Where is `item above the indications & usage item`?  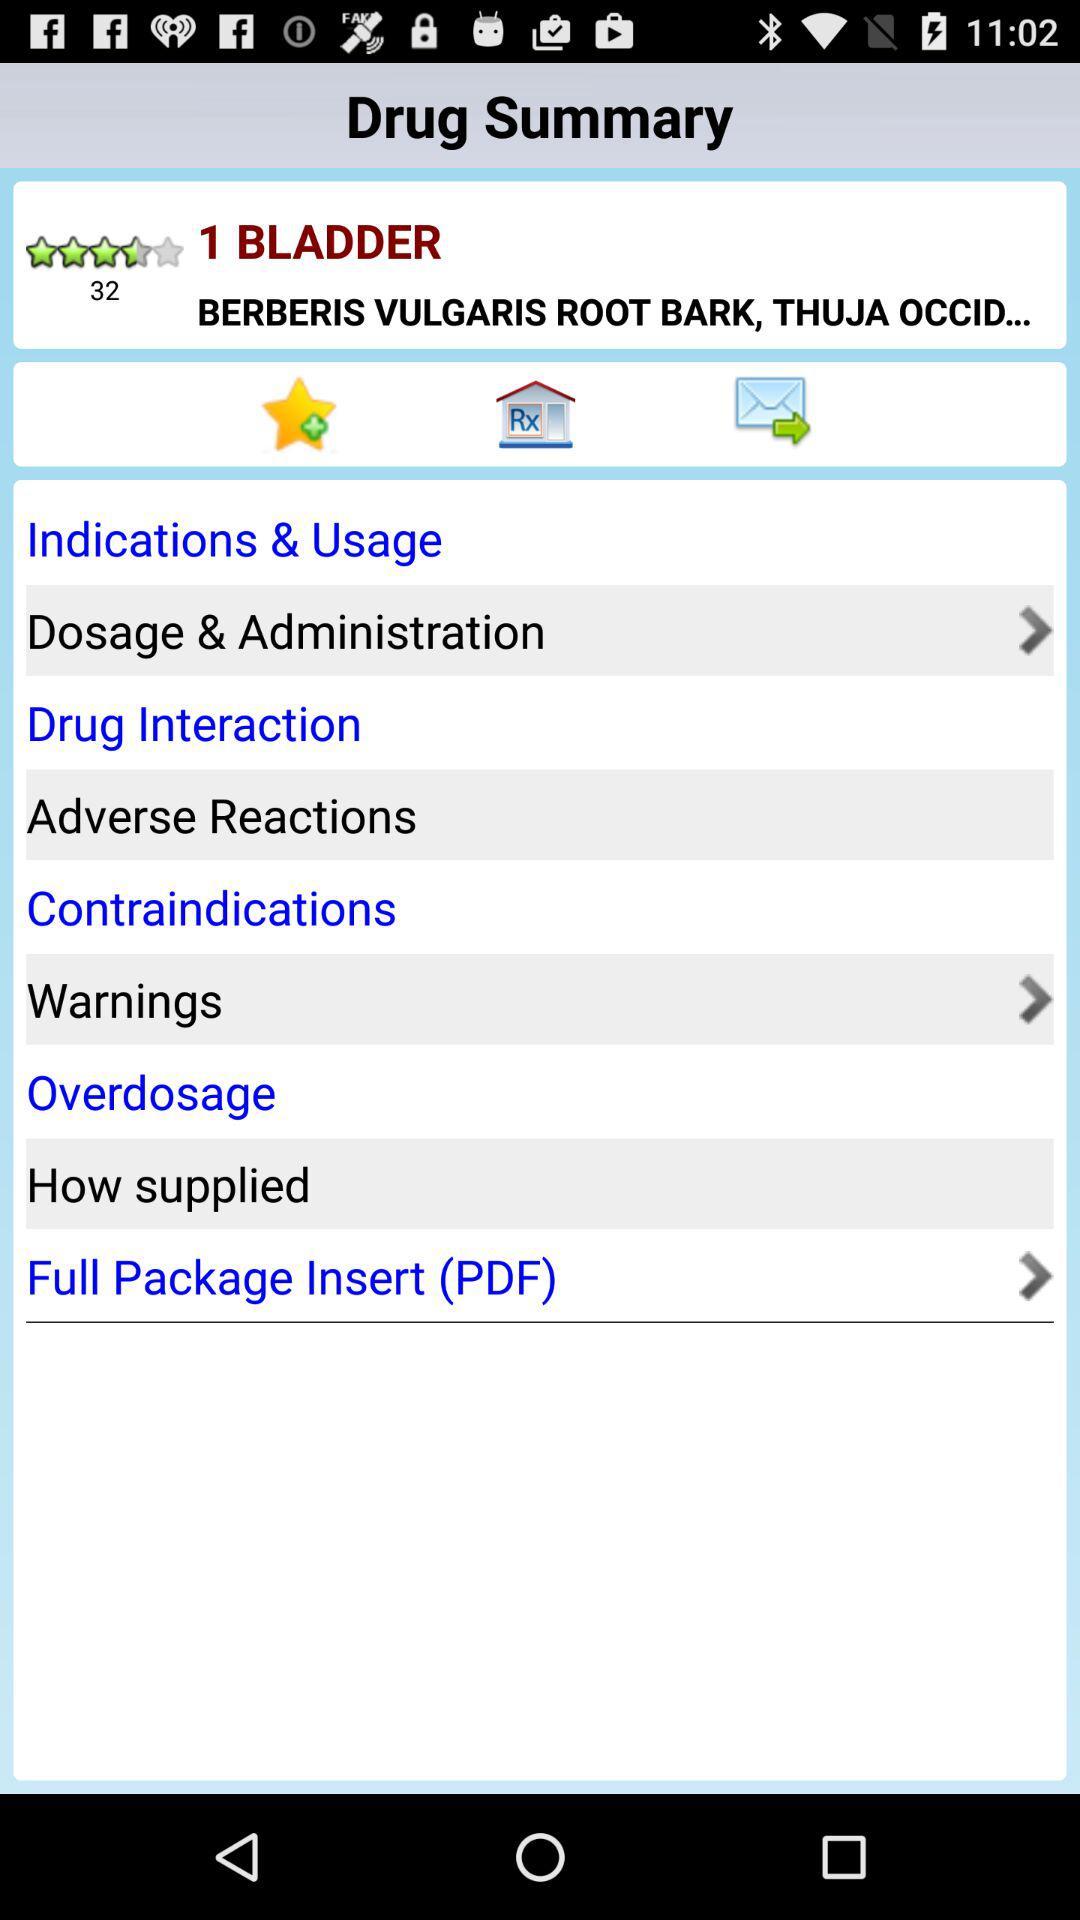
item above the indications & usage item is located at coordinates (775, 413).